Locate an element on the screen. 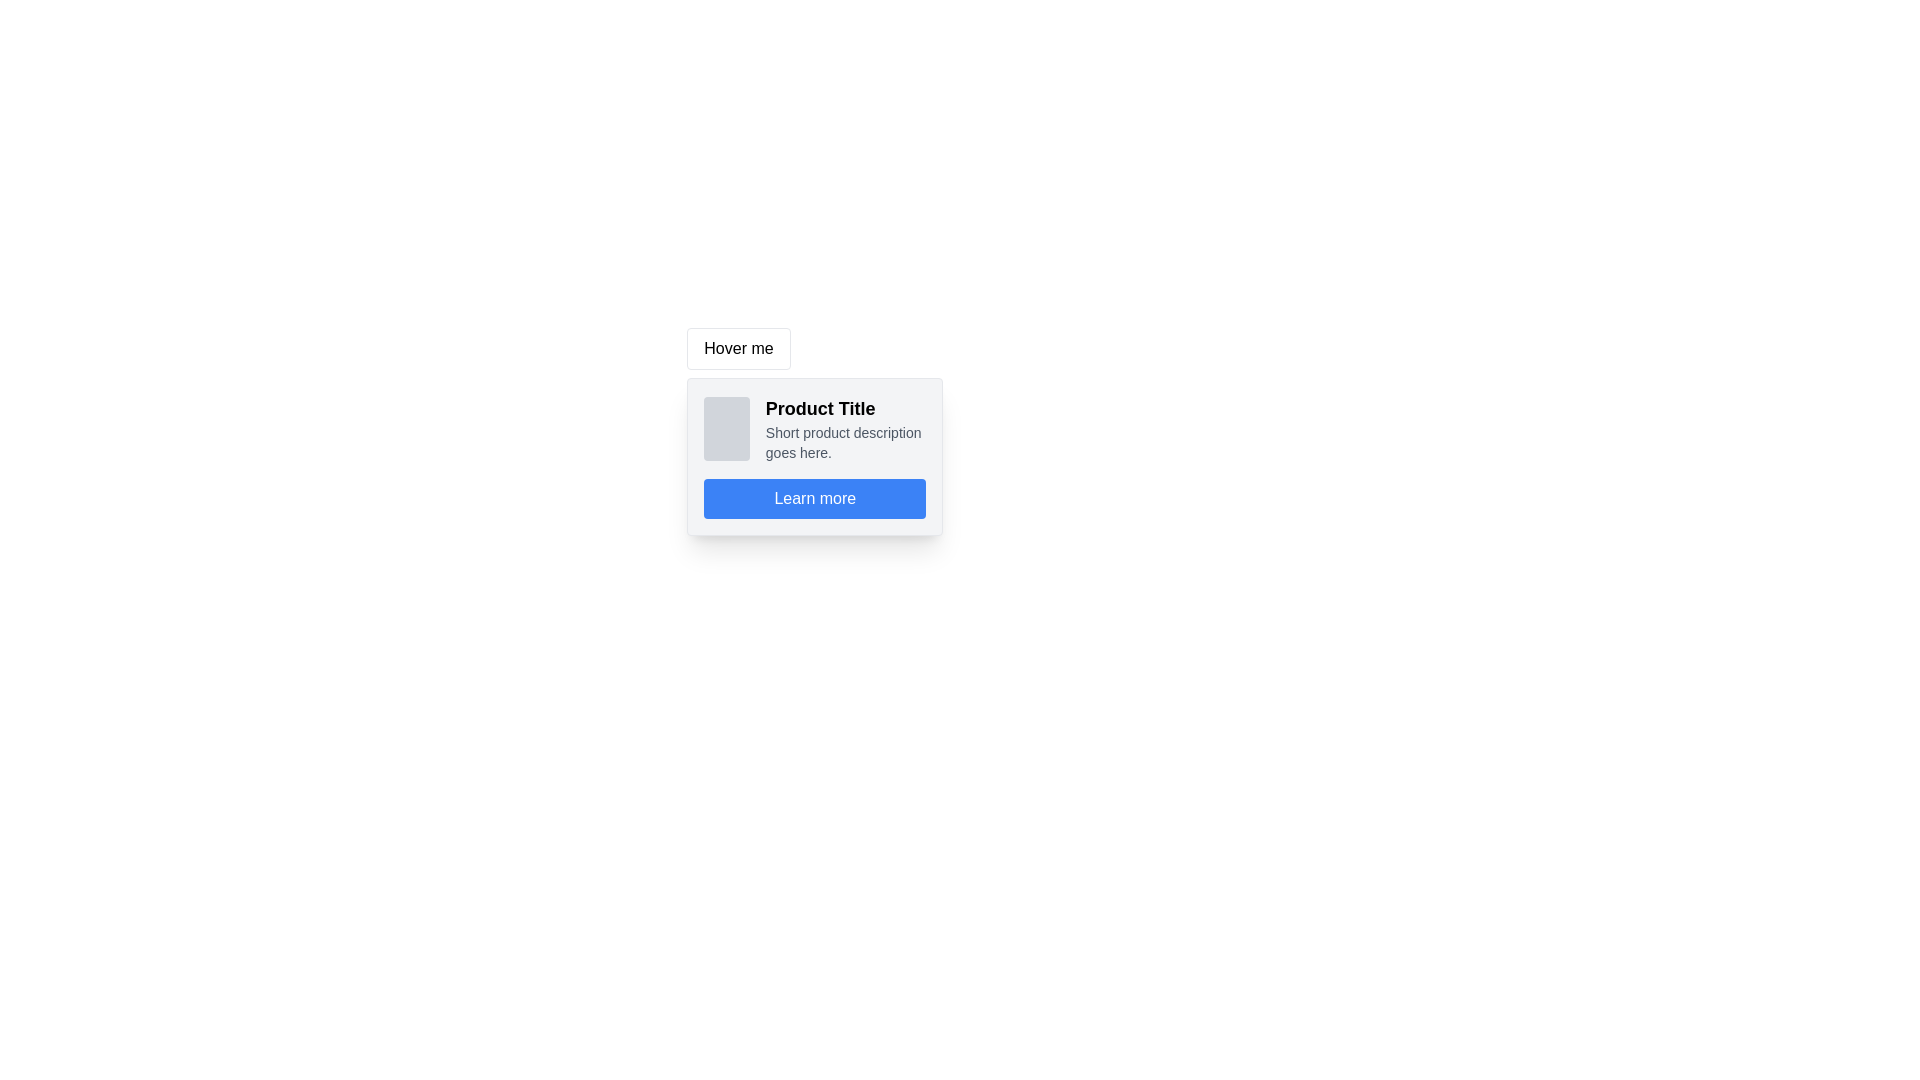 This screenshot has width=1920, height=1080. the 'Product Title' text block displayed in bold and large font at the top of the product card is located at coordinates (846, 407).